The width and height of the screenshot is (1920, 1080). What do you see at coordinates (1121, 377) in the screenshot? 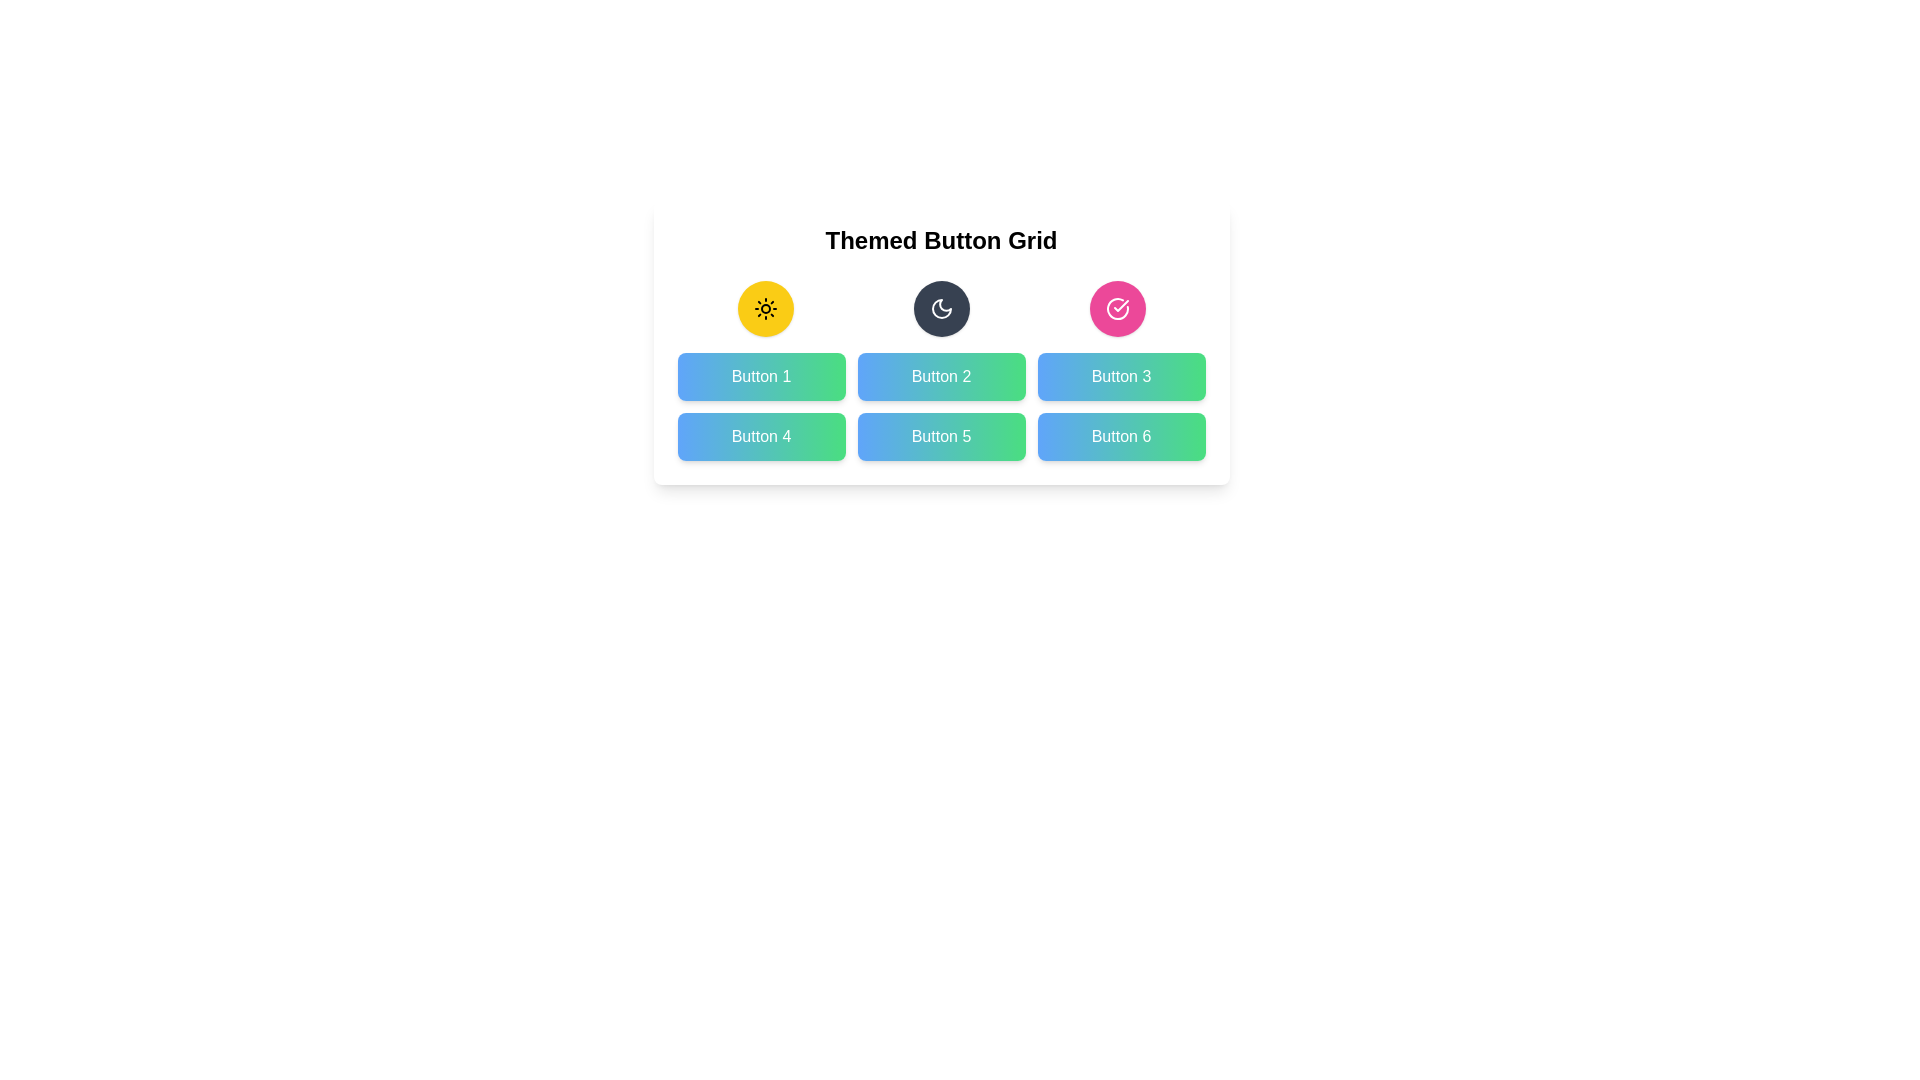
I see `the button labeled 'Button 3' to observe the hover effect, which enhances its scale and shadow` at bounding box center [1121, 377].